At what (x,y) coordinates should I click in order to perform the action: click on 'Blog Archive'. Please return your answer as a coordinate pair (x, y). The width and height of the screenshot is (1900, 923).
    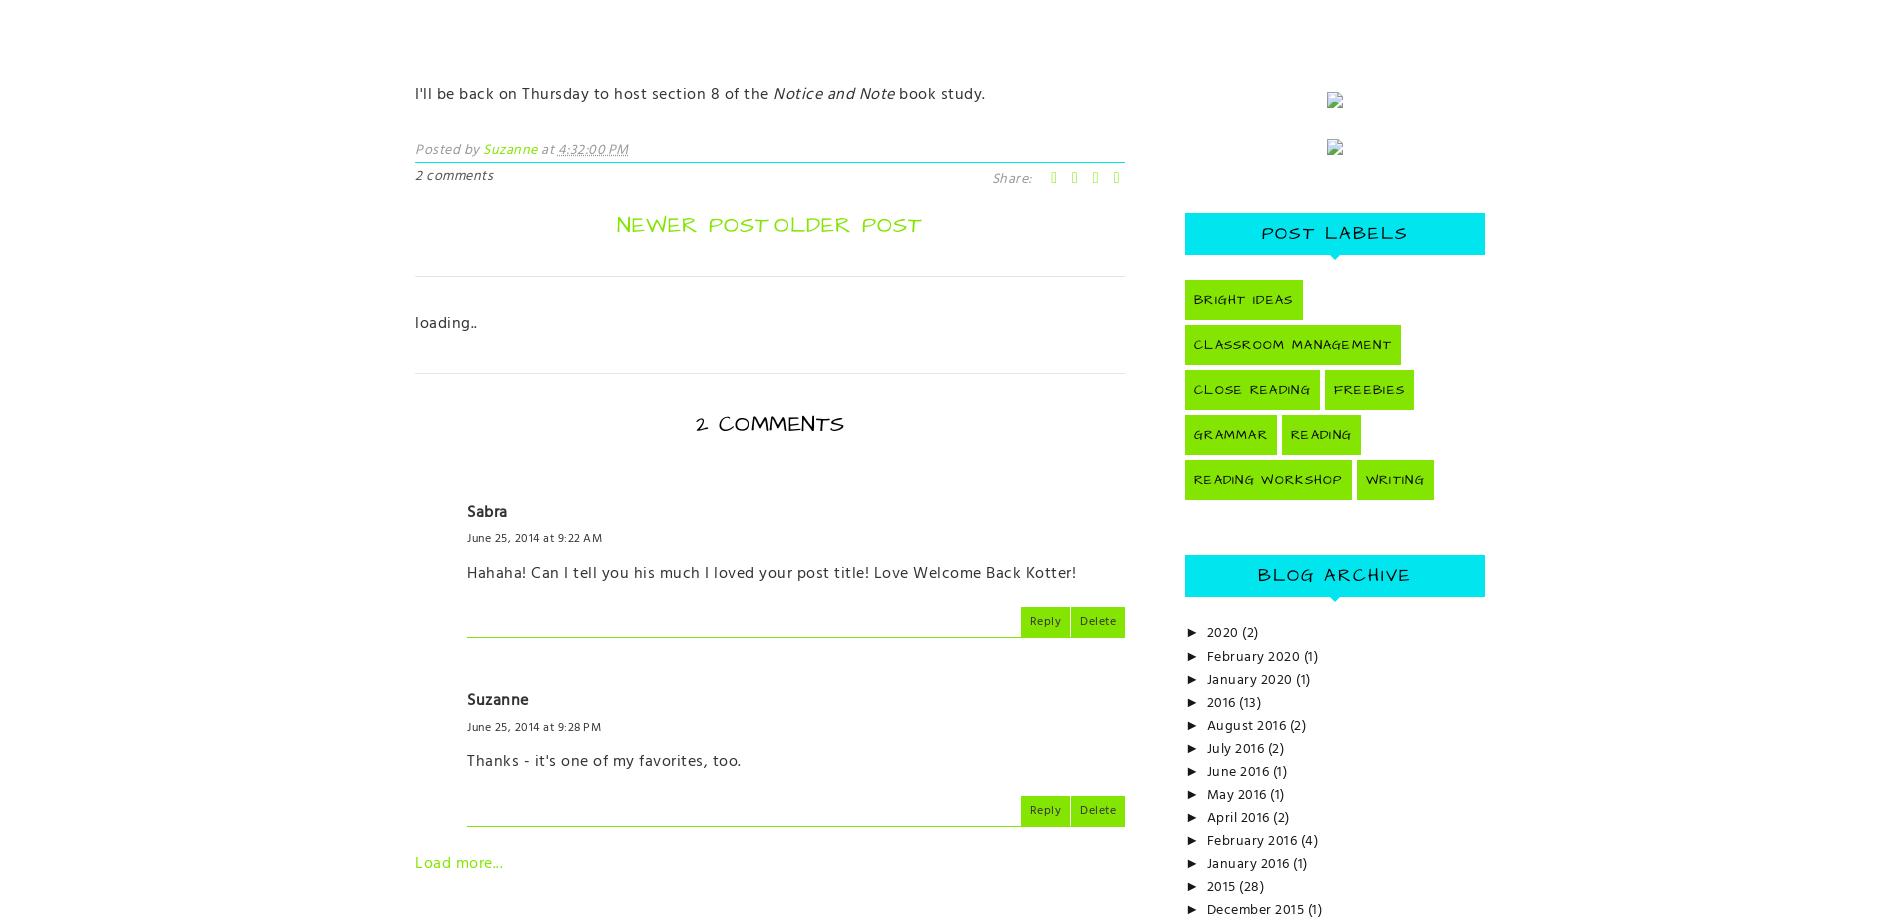
    Looking at the image, I should click on (1333, 574).